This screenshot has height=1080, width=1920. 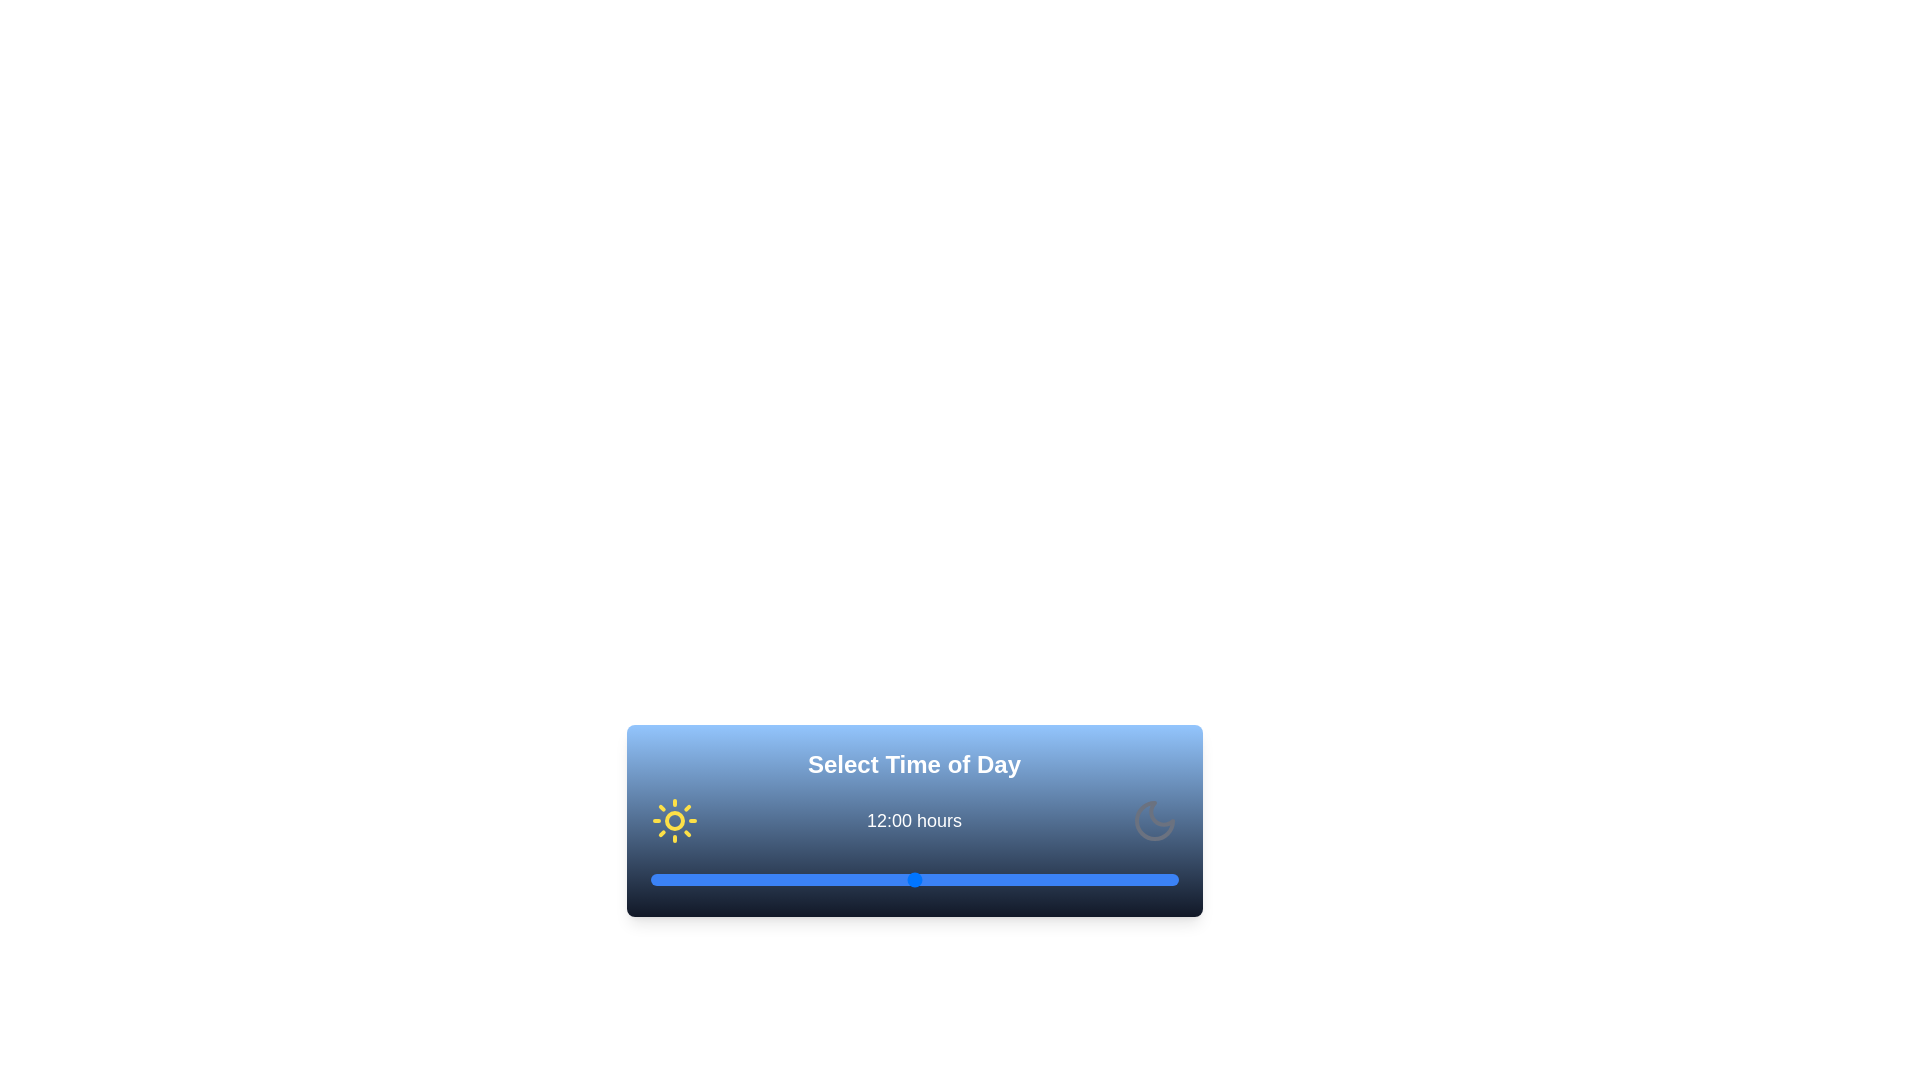 What do you see at coordinates (1002, 878) in the screenshot?
I see `the time to 16 hours using the slider` at bounding box center [1002, 878].